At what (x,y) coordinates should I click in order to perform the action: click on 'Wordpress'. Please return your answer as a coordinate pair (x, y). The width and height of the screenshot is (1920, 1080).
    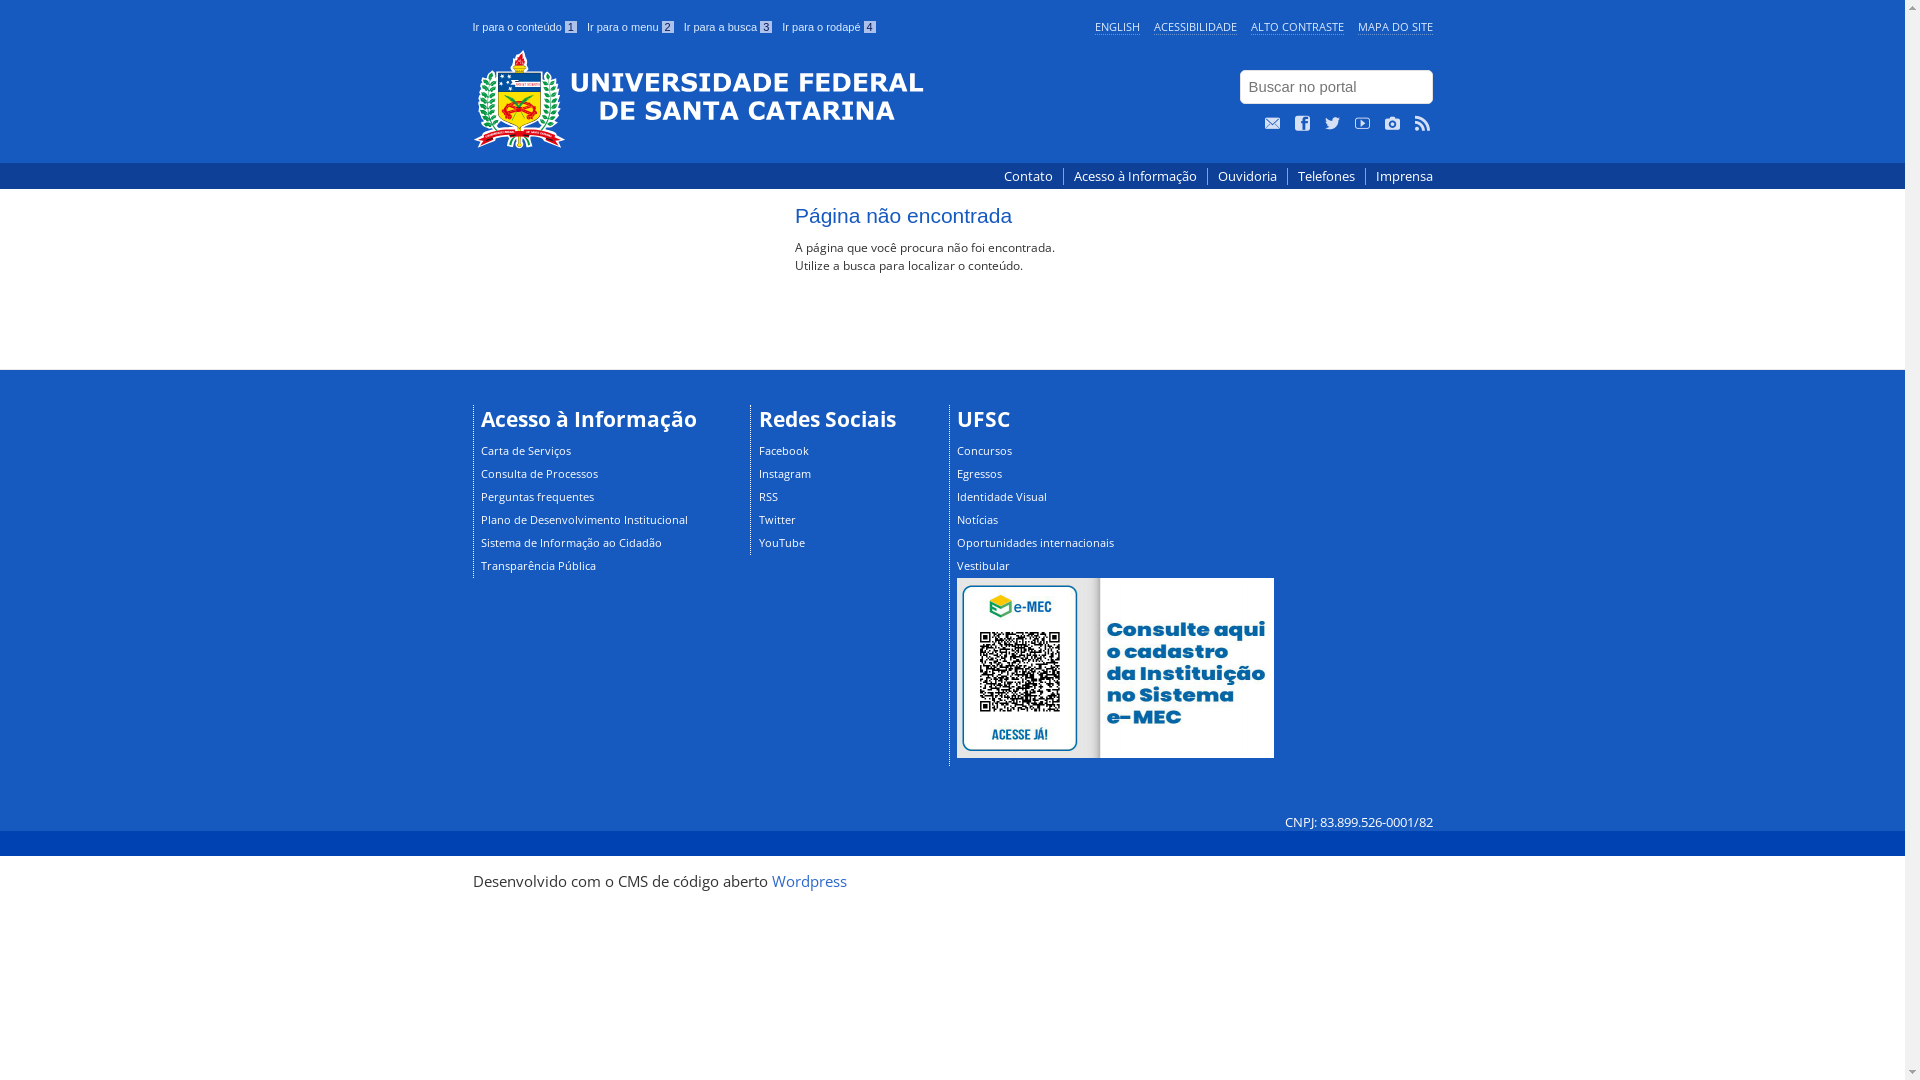
    Looking at the image, I should click on (809, 879).